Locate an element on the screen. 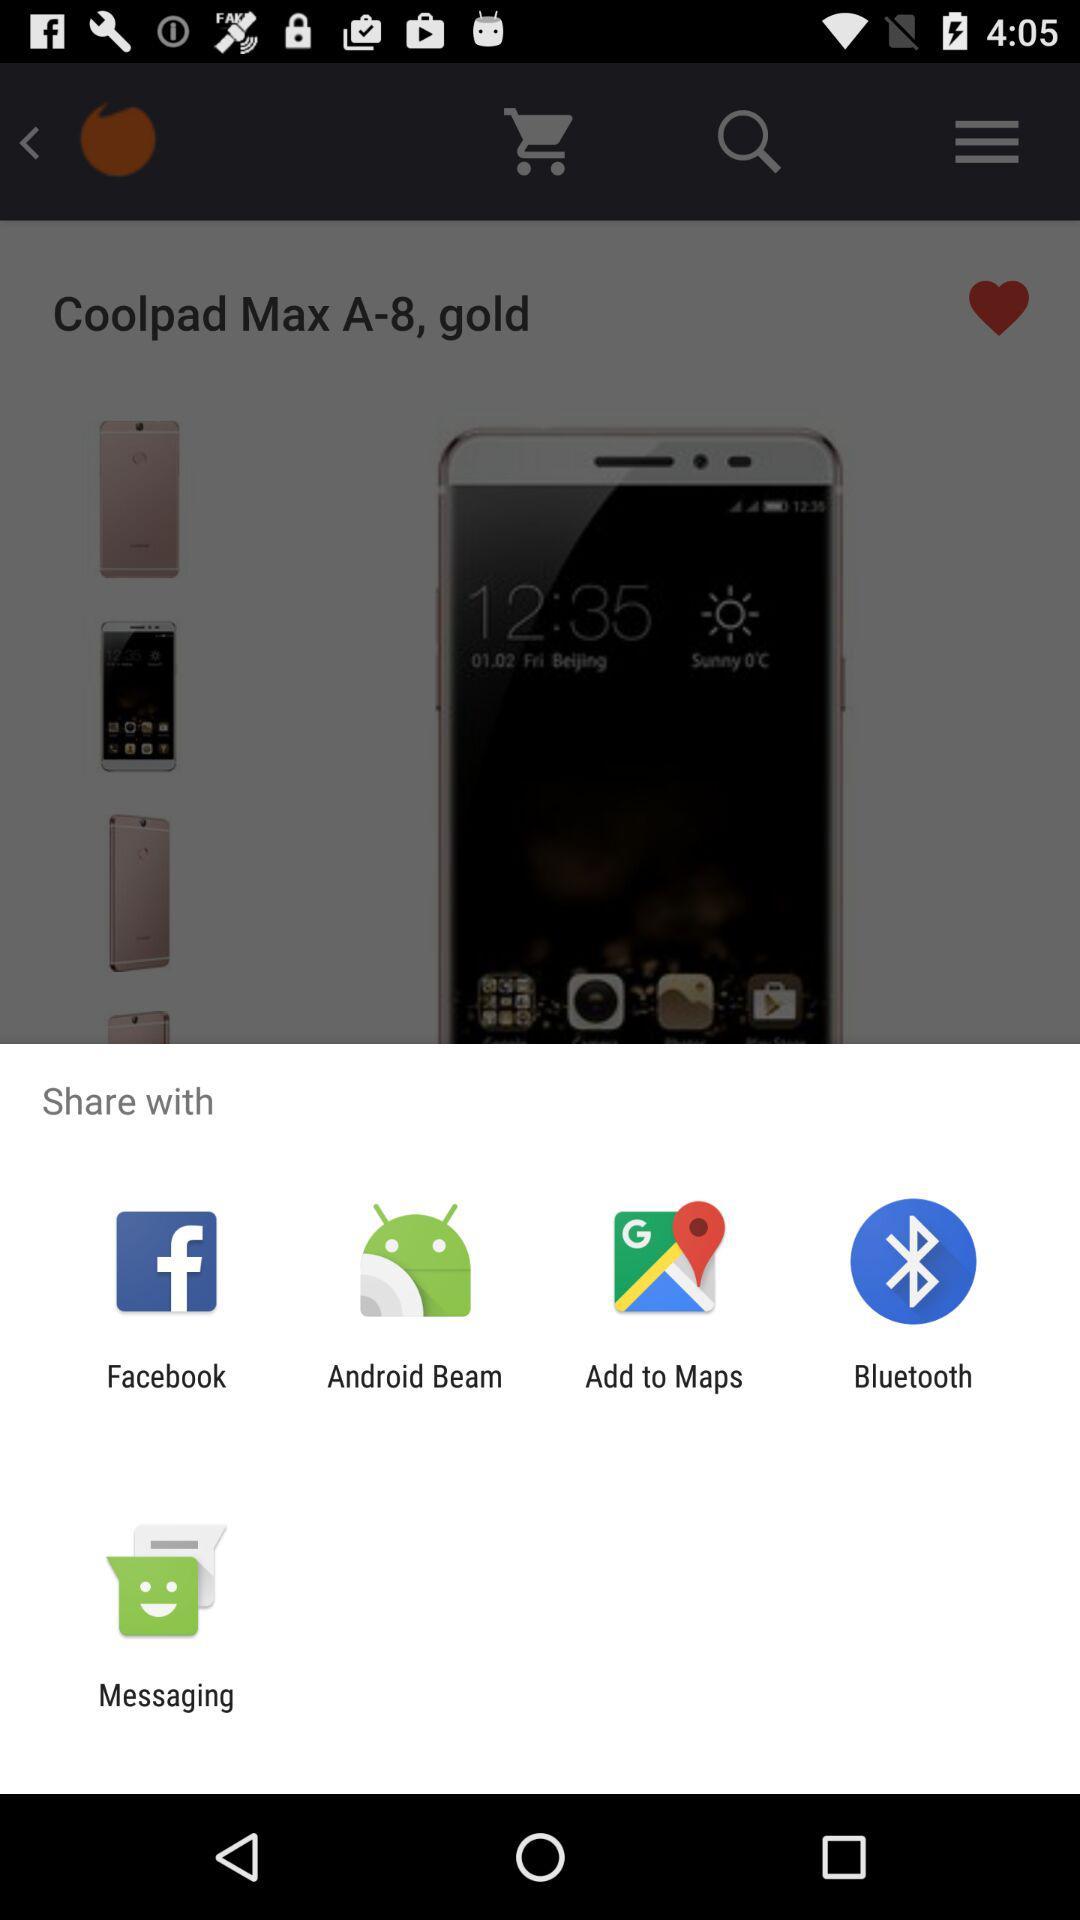 The image size is (1080, 1920). android beam item is located at coordinates (414, 1392).